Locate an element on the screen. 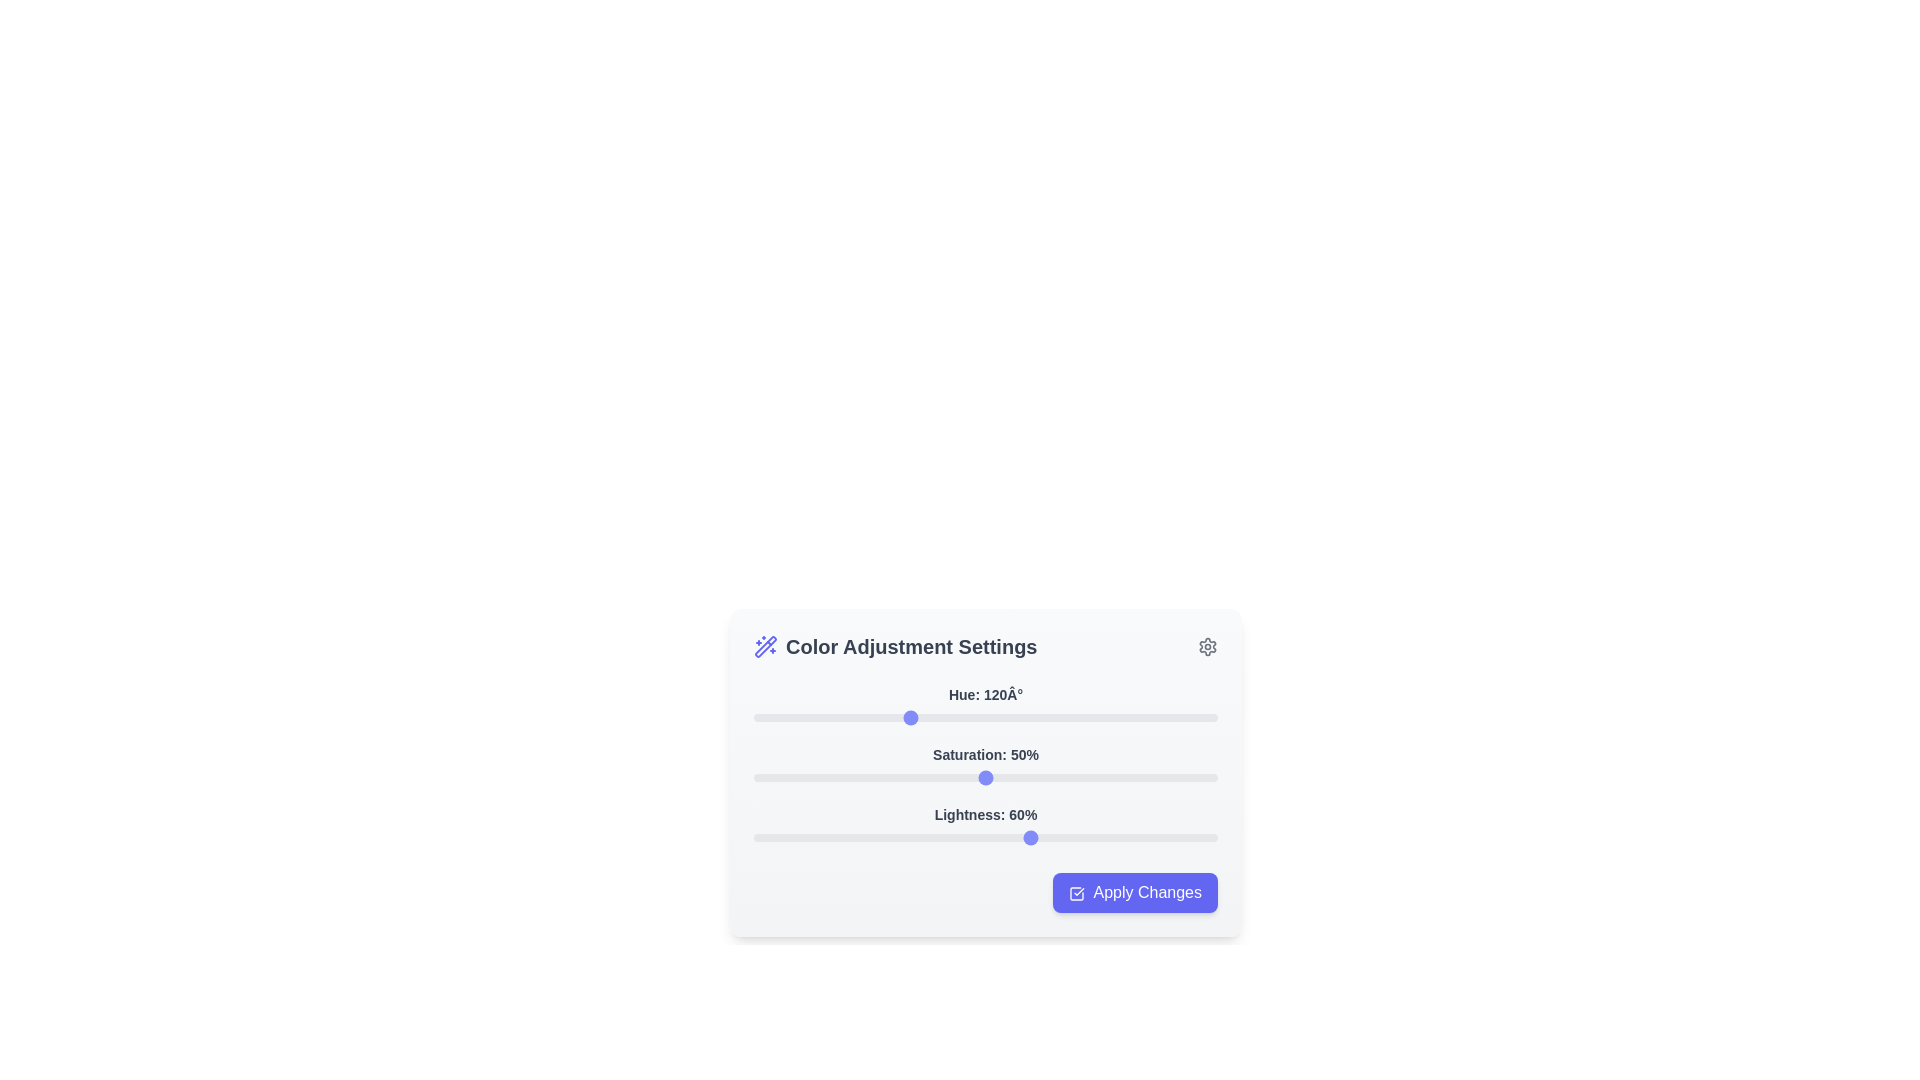 This screenshot has height=1080, width=1920. the lightness is located at coordinates (1190, 837).